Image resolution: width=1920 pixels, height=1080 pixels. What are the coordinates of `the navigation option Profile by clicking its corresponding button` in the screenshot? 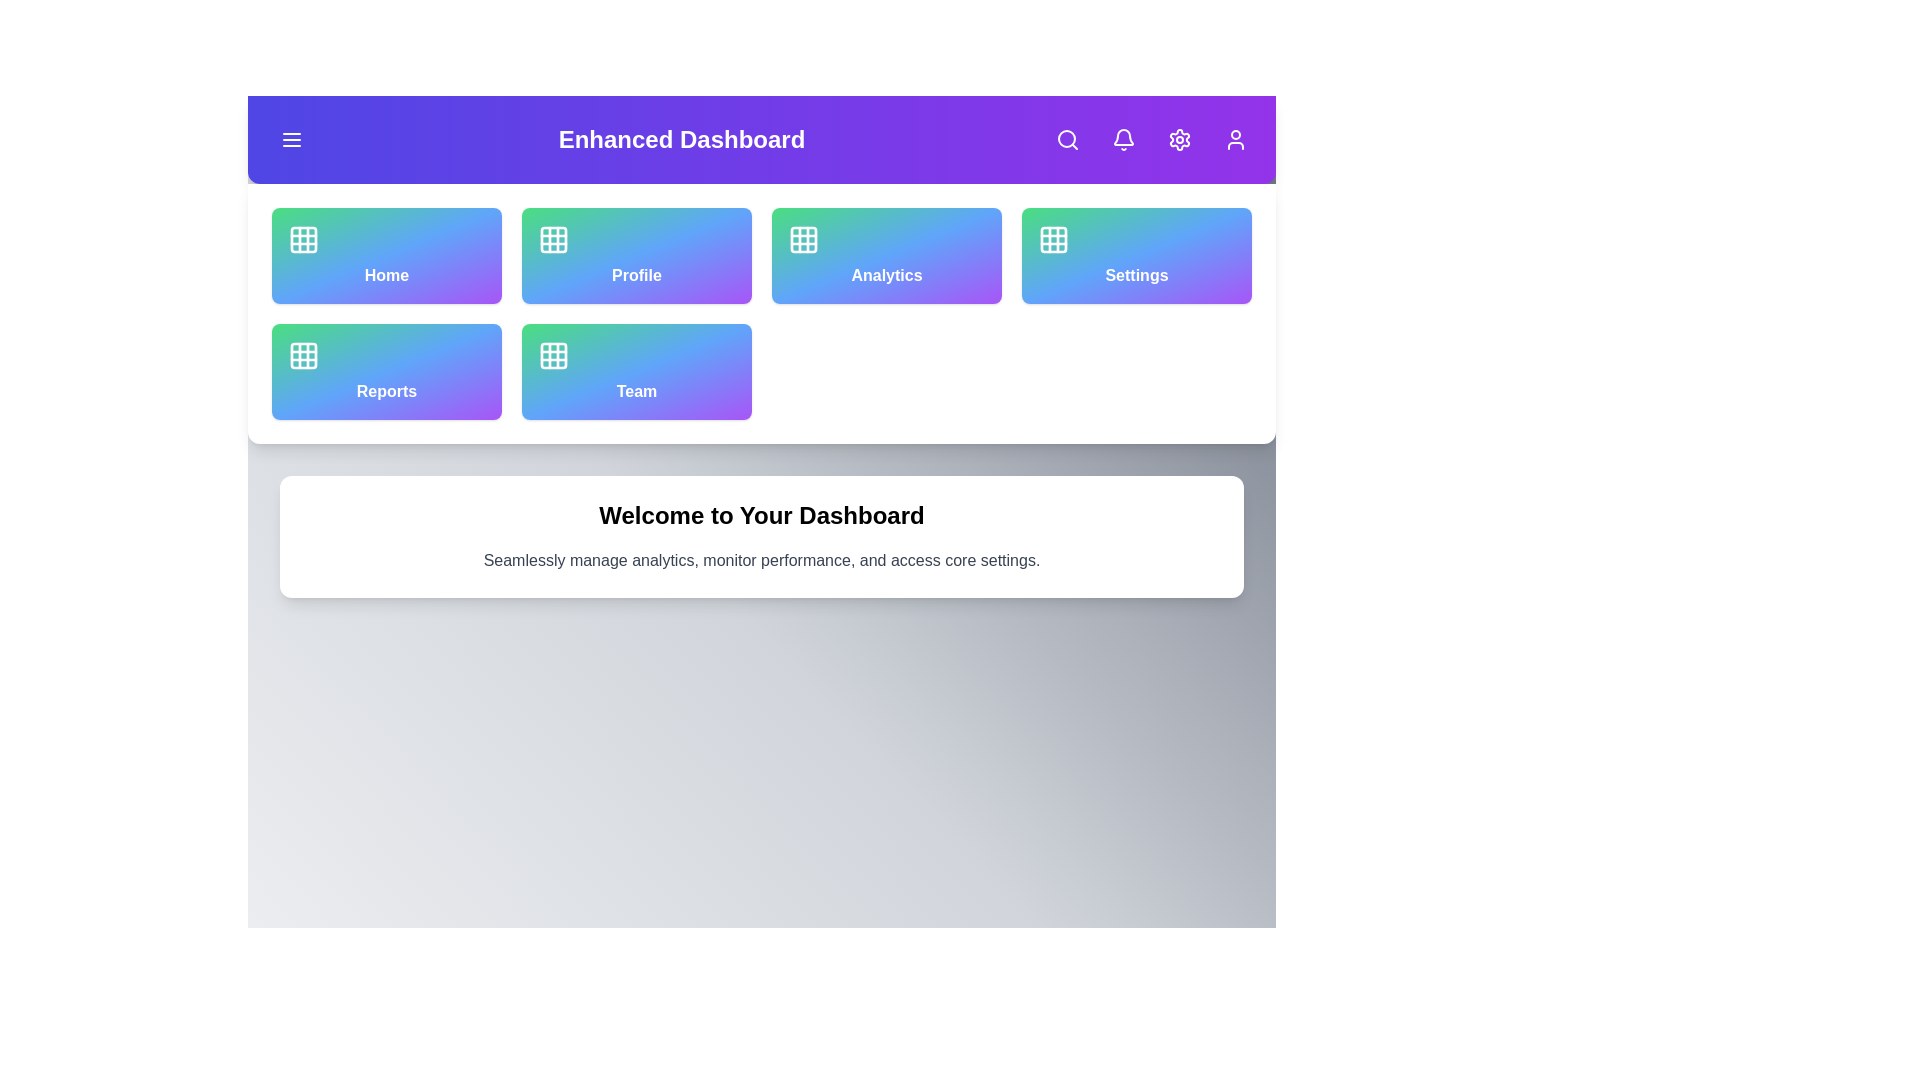 It's located at (636, 254).